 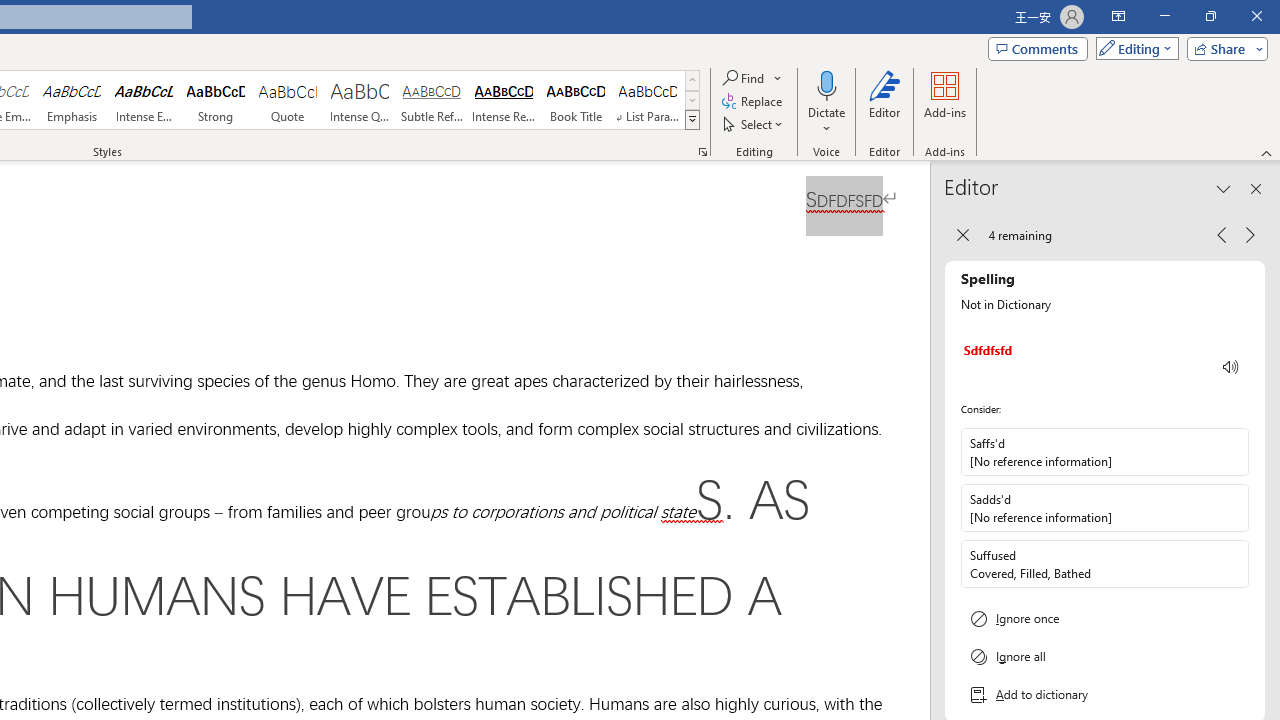 What do you see at coordinates (1266, 152) in the screenshot?
I see `'Collapse the Ribbon'` at bounding box center [1266, 152].